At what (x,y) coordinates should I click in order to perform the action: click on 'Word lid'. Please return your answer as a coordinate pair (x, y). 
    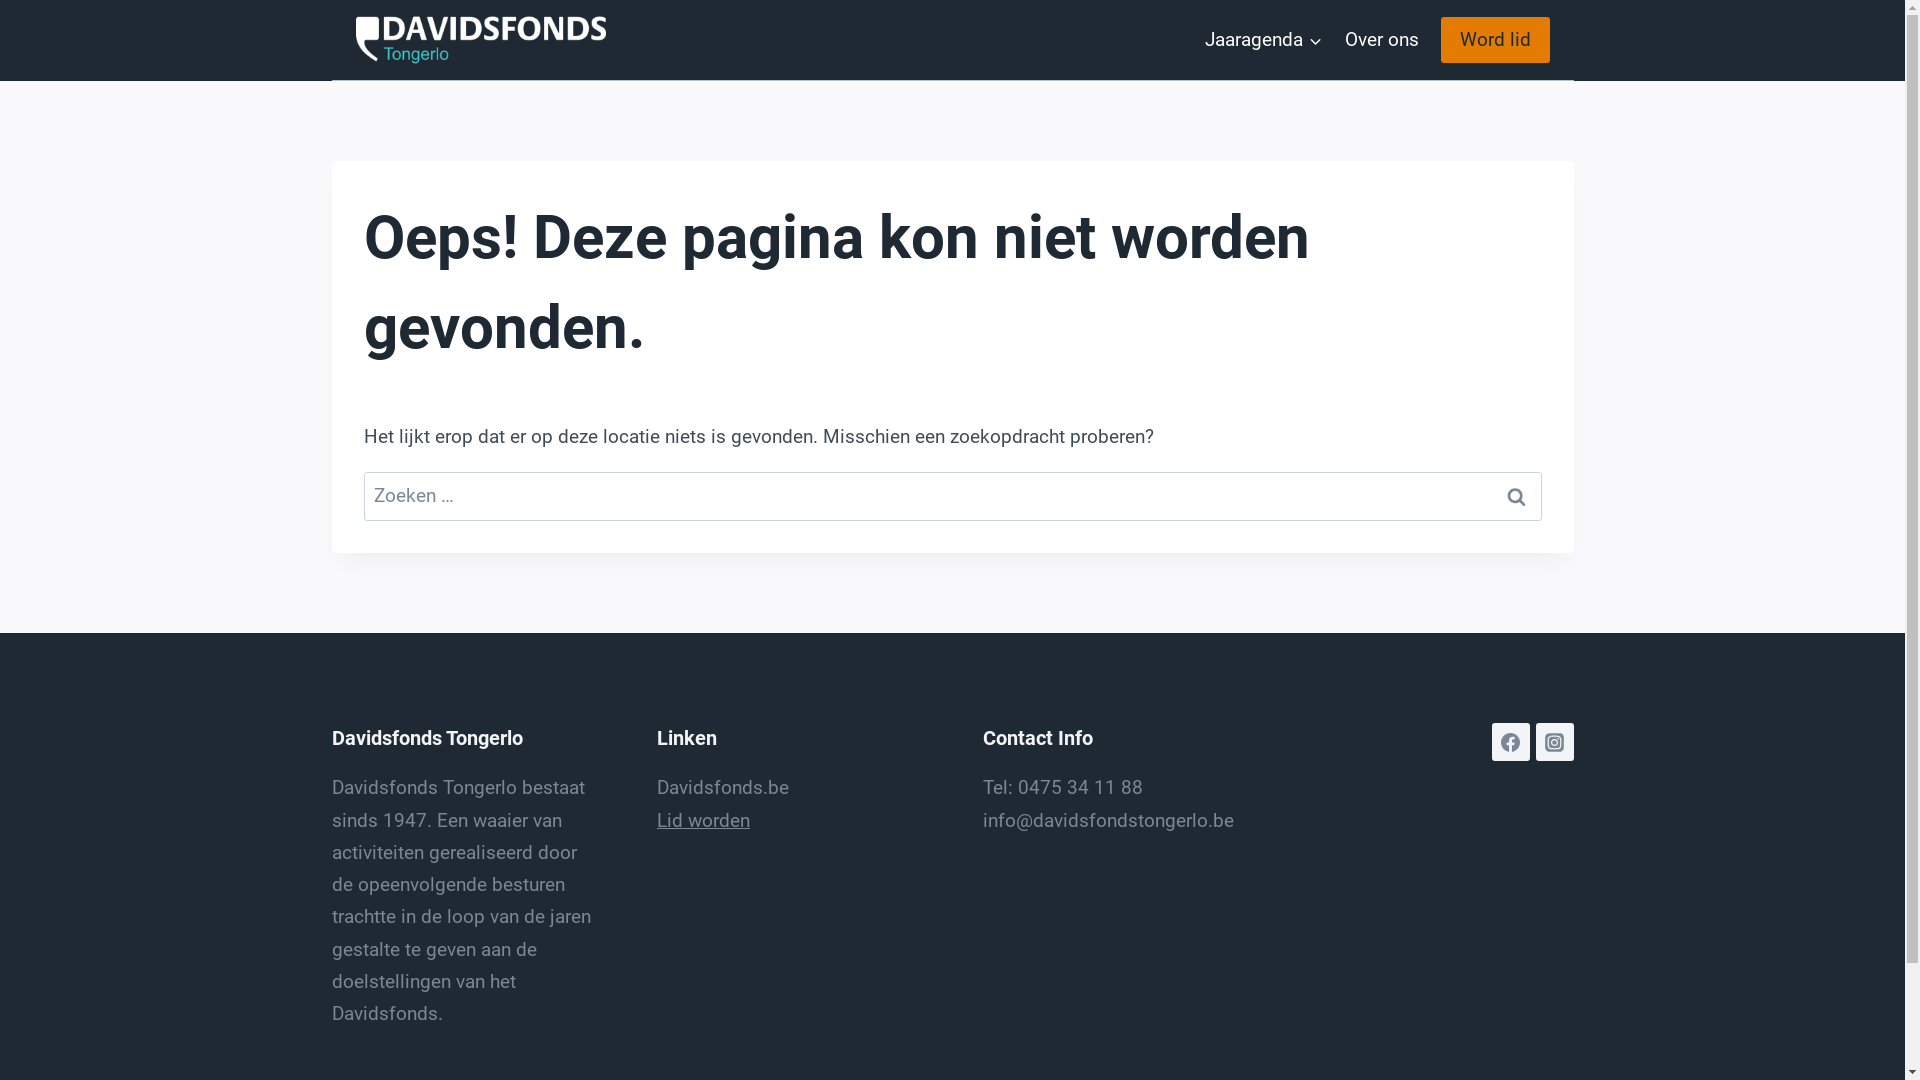
    Looking at the image, I should click on (1440, 39).